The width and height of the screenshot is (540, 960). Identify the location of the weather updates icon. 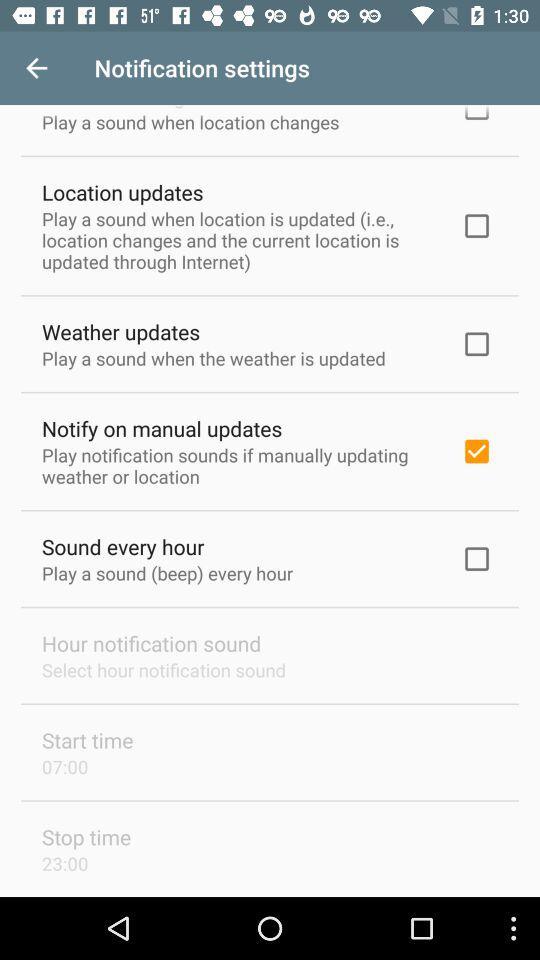
(121, 331).